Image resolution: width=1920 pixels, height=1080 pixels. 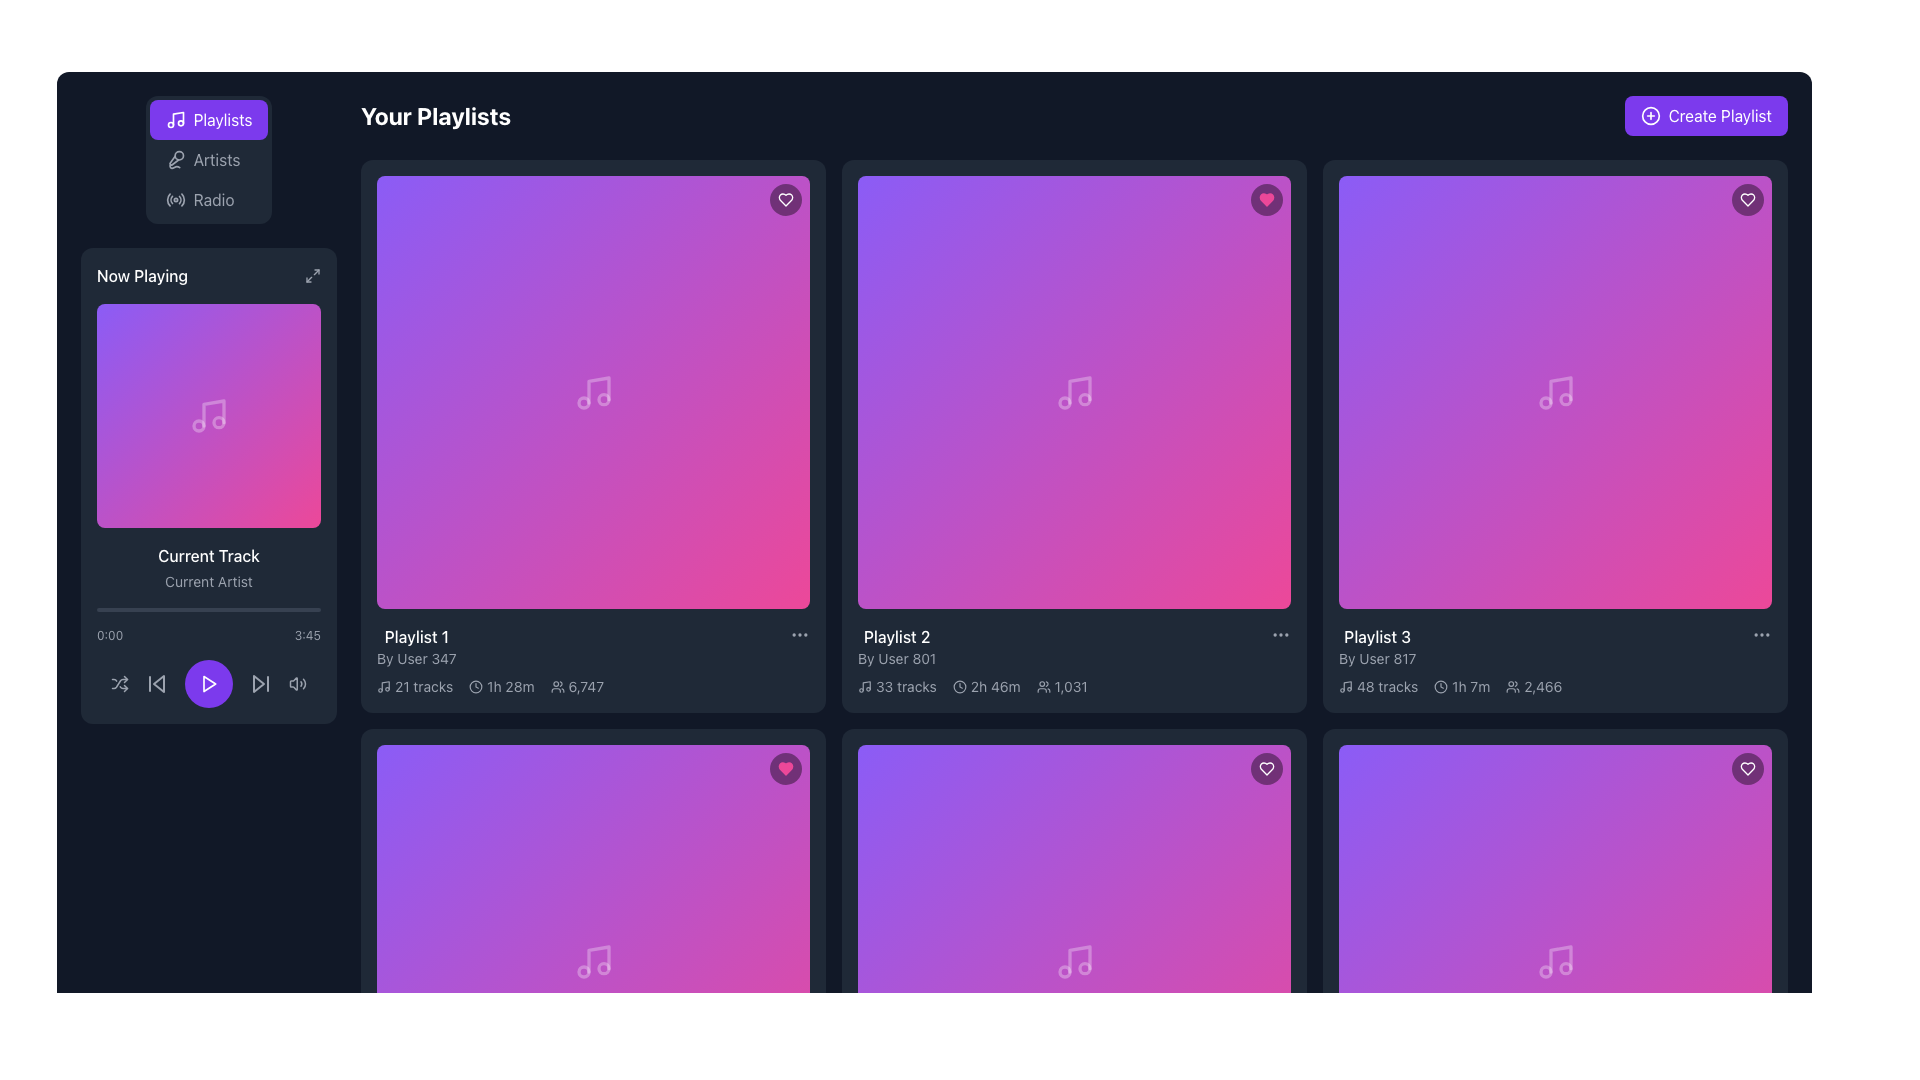 I want to click on the circular icon with a plus sign, which is part of the 'Create Playlist' button located in the top-right corner of the interface, so click(x=1650, y=115).